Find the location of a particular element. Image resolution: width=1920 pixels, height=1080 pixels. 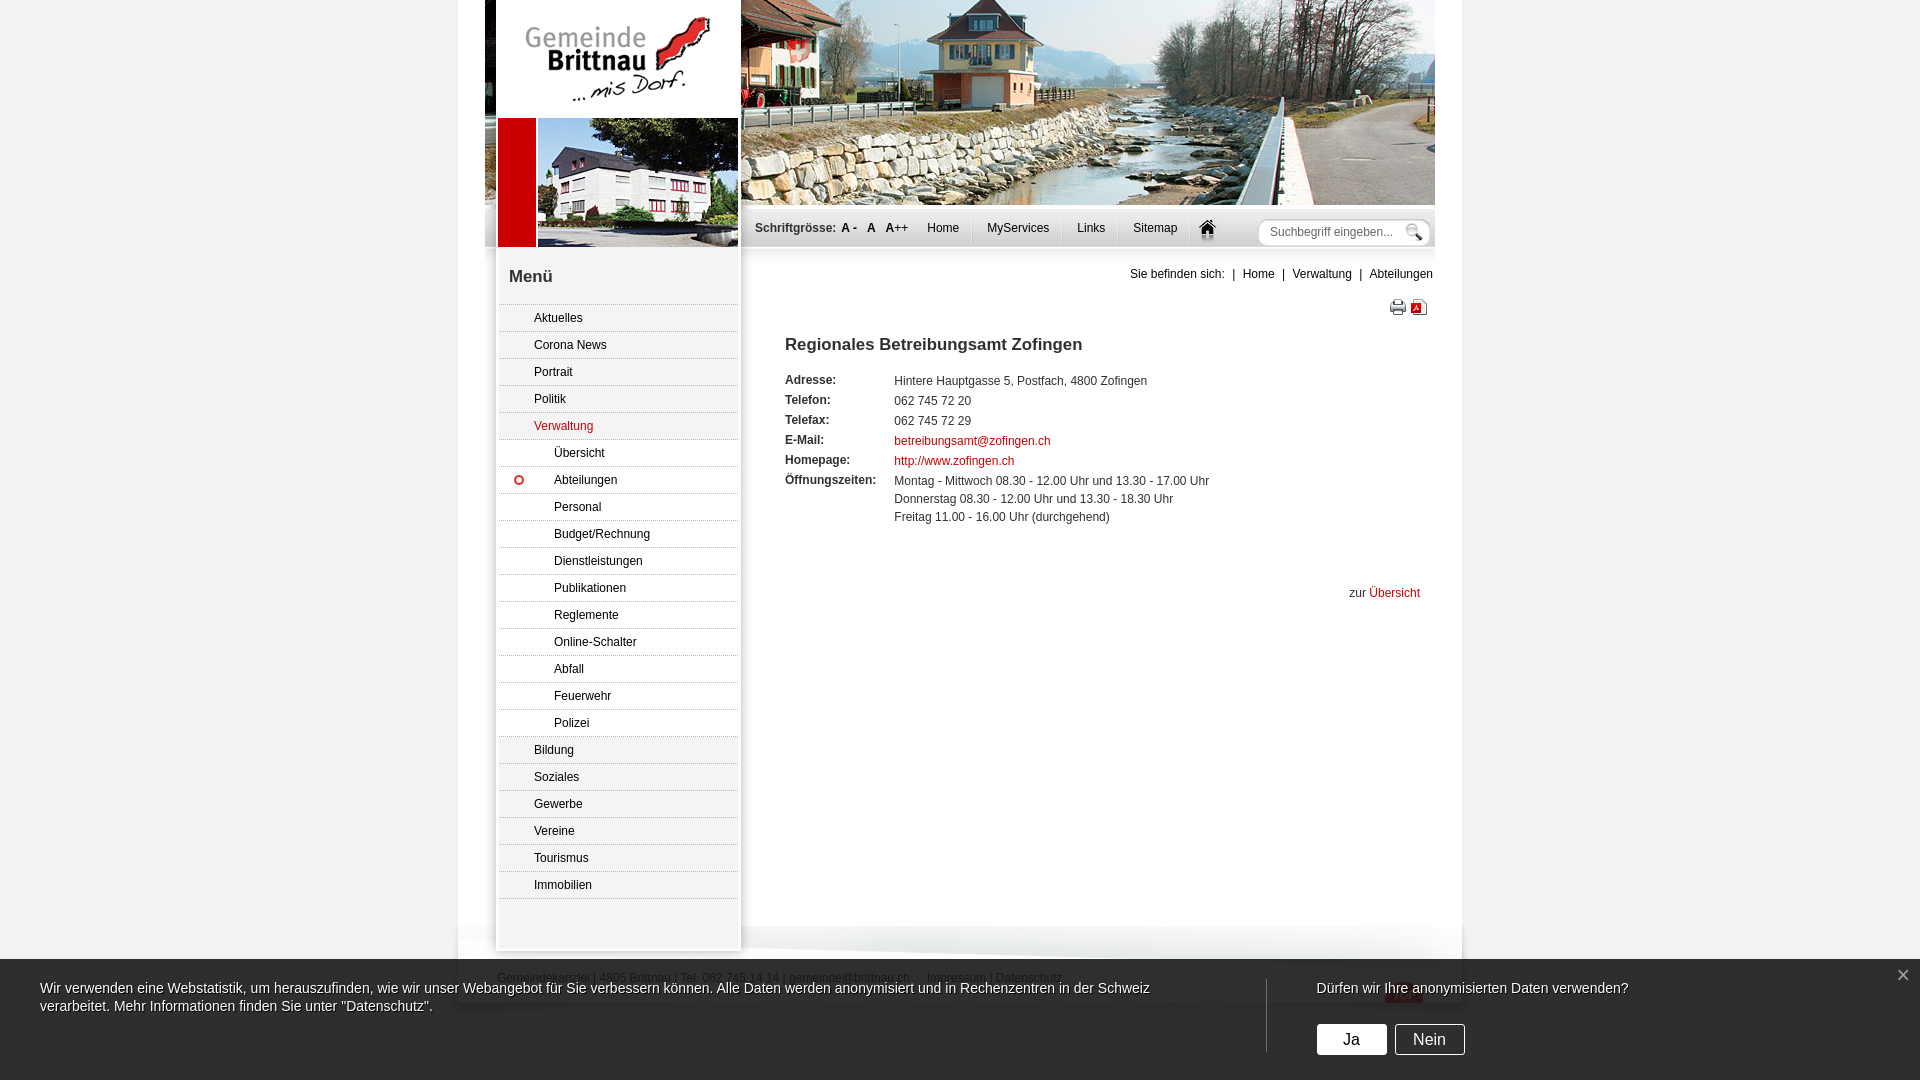

'betreibungsamt@zofingen.ch' is located at coordinates (971, 439).